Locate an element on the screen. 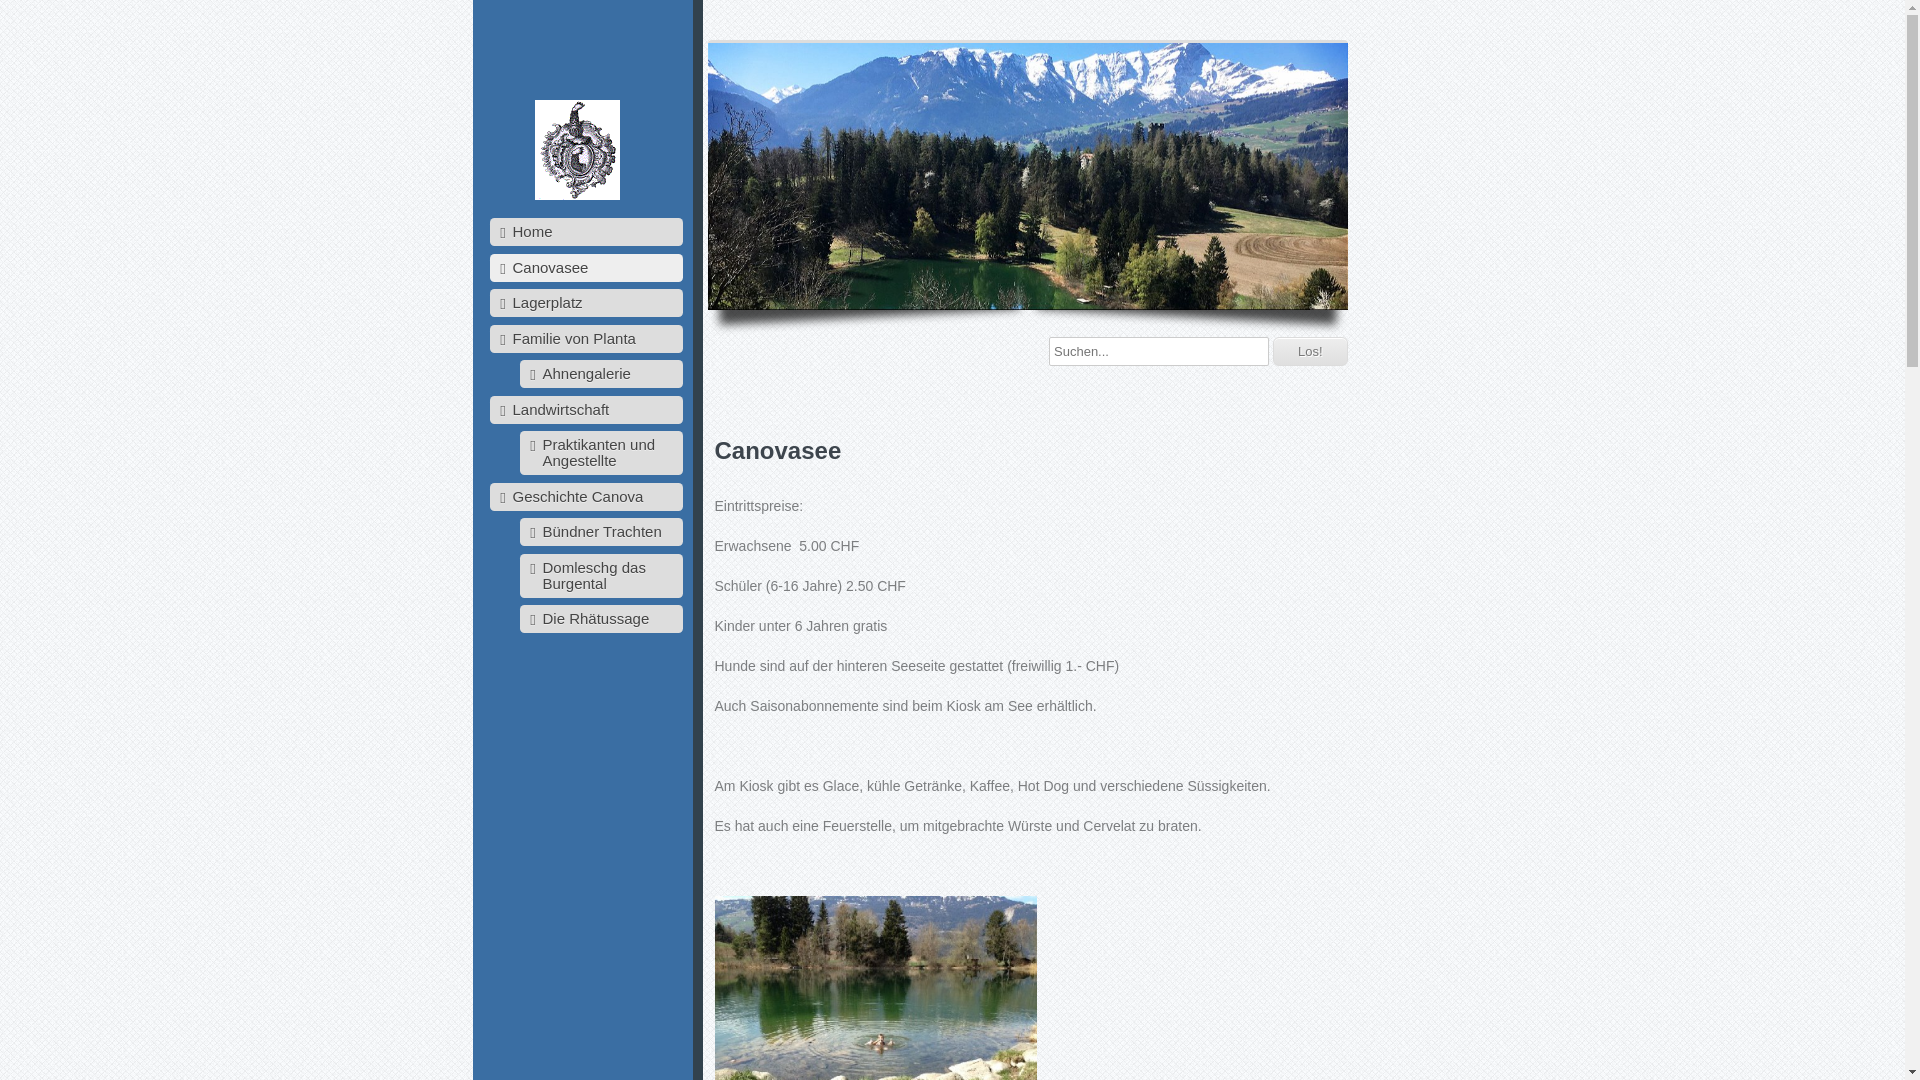 This screenshot has height=1080, width=1920. 'Ahnengalerie' is located at coordinates (600, 374).